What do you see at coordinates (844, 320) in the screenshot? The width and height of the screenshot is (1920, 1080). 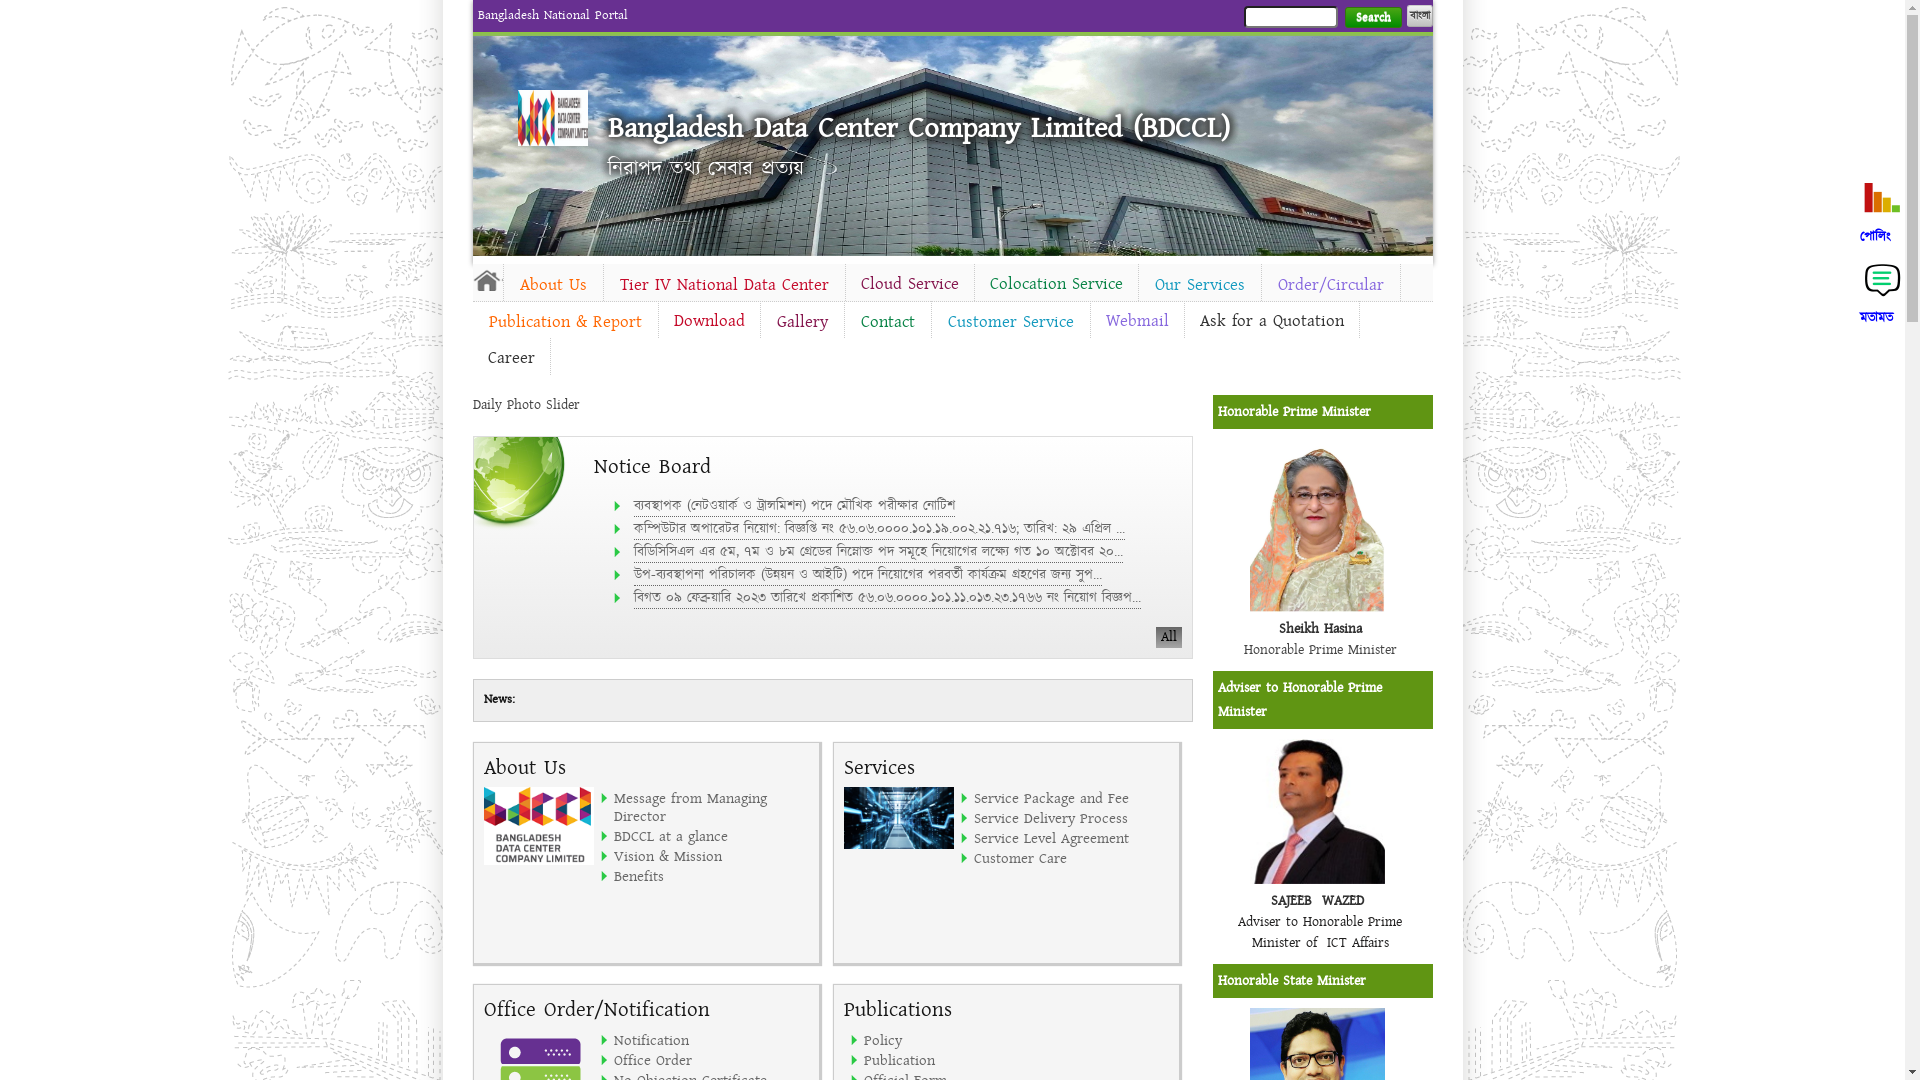 I see `'Contact'` at bounding box center [844, 320].